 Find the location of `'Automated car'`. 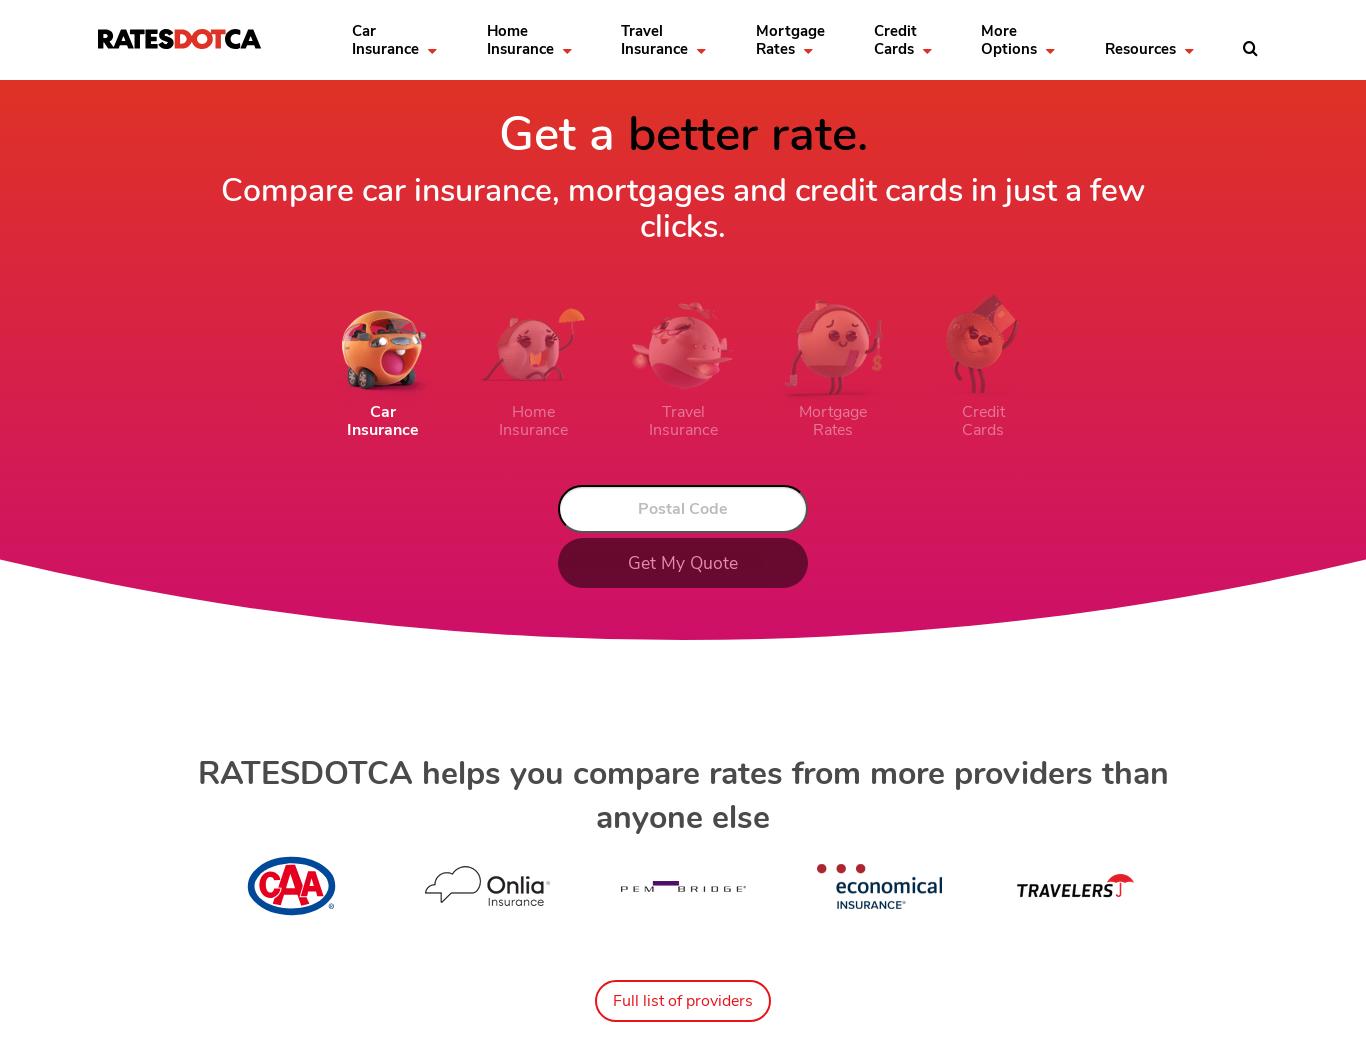

'Automated car' is located at coordinates (1115, 163).